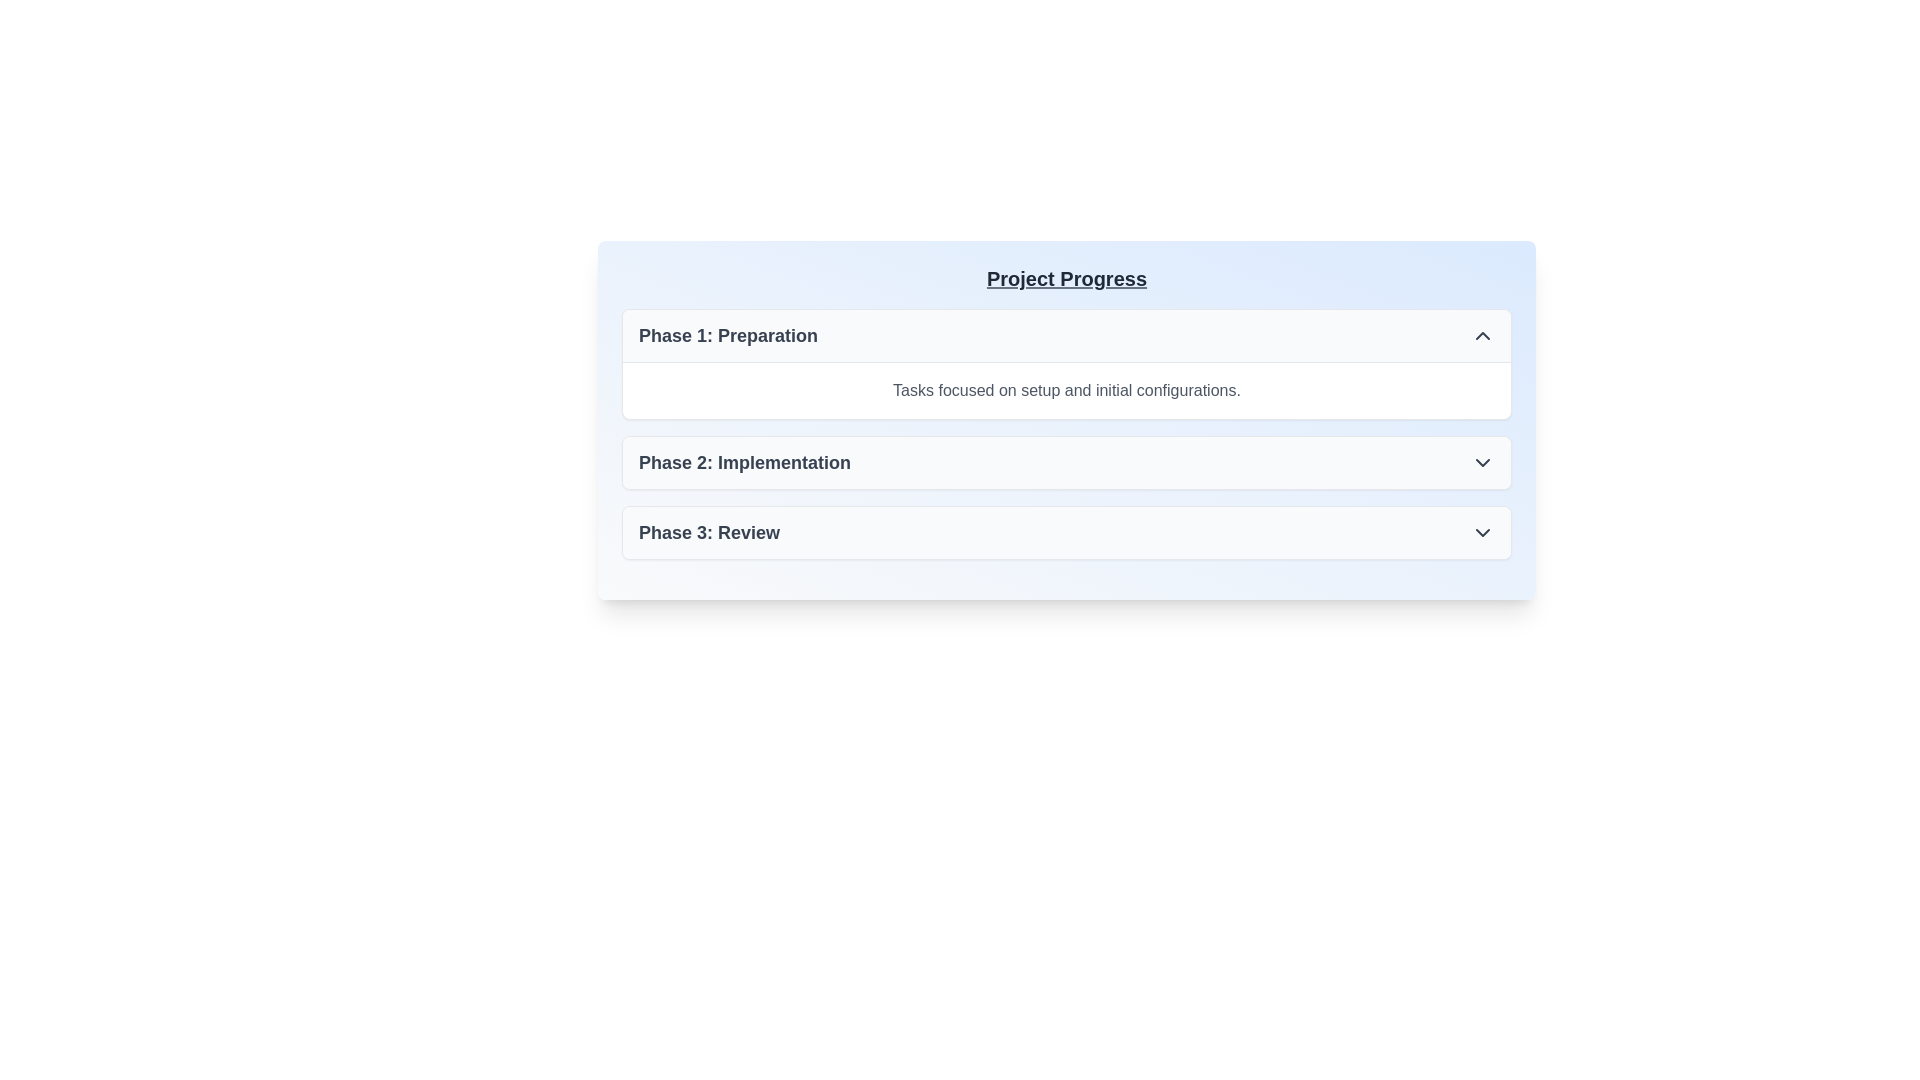  Describe the element at coordinates (1483, 462) in the screenshot. I see `the downward-facing chevron-shaped icon located to the right of the text 'Phase 2: Implementation'` at that location.